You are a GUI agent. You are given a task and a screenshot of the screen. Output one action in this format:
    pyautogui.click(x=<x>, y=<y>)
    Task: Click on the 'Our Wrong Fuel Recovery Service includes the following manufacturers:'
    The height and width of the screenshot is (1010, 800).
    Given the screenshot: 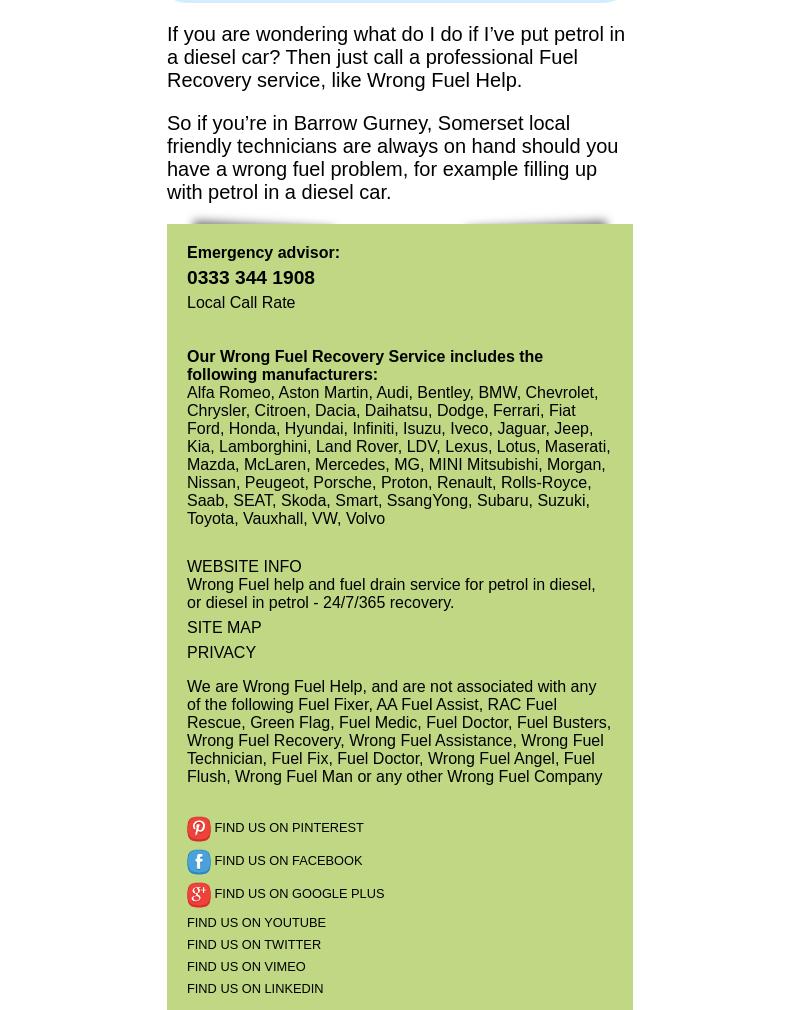 What is the action you would take?
    pyautogui.click(x=364, y=364)
    